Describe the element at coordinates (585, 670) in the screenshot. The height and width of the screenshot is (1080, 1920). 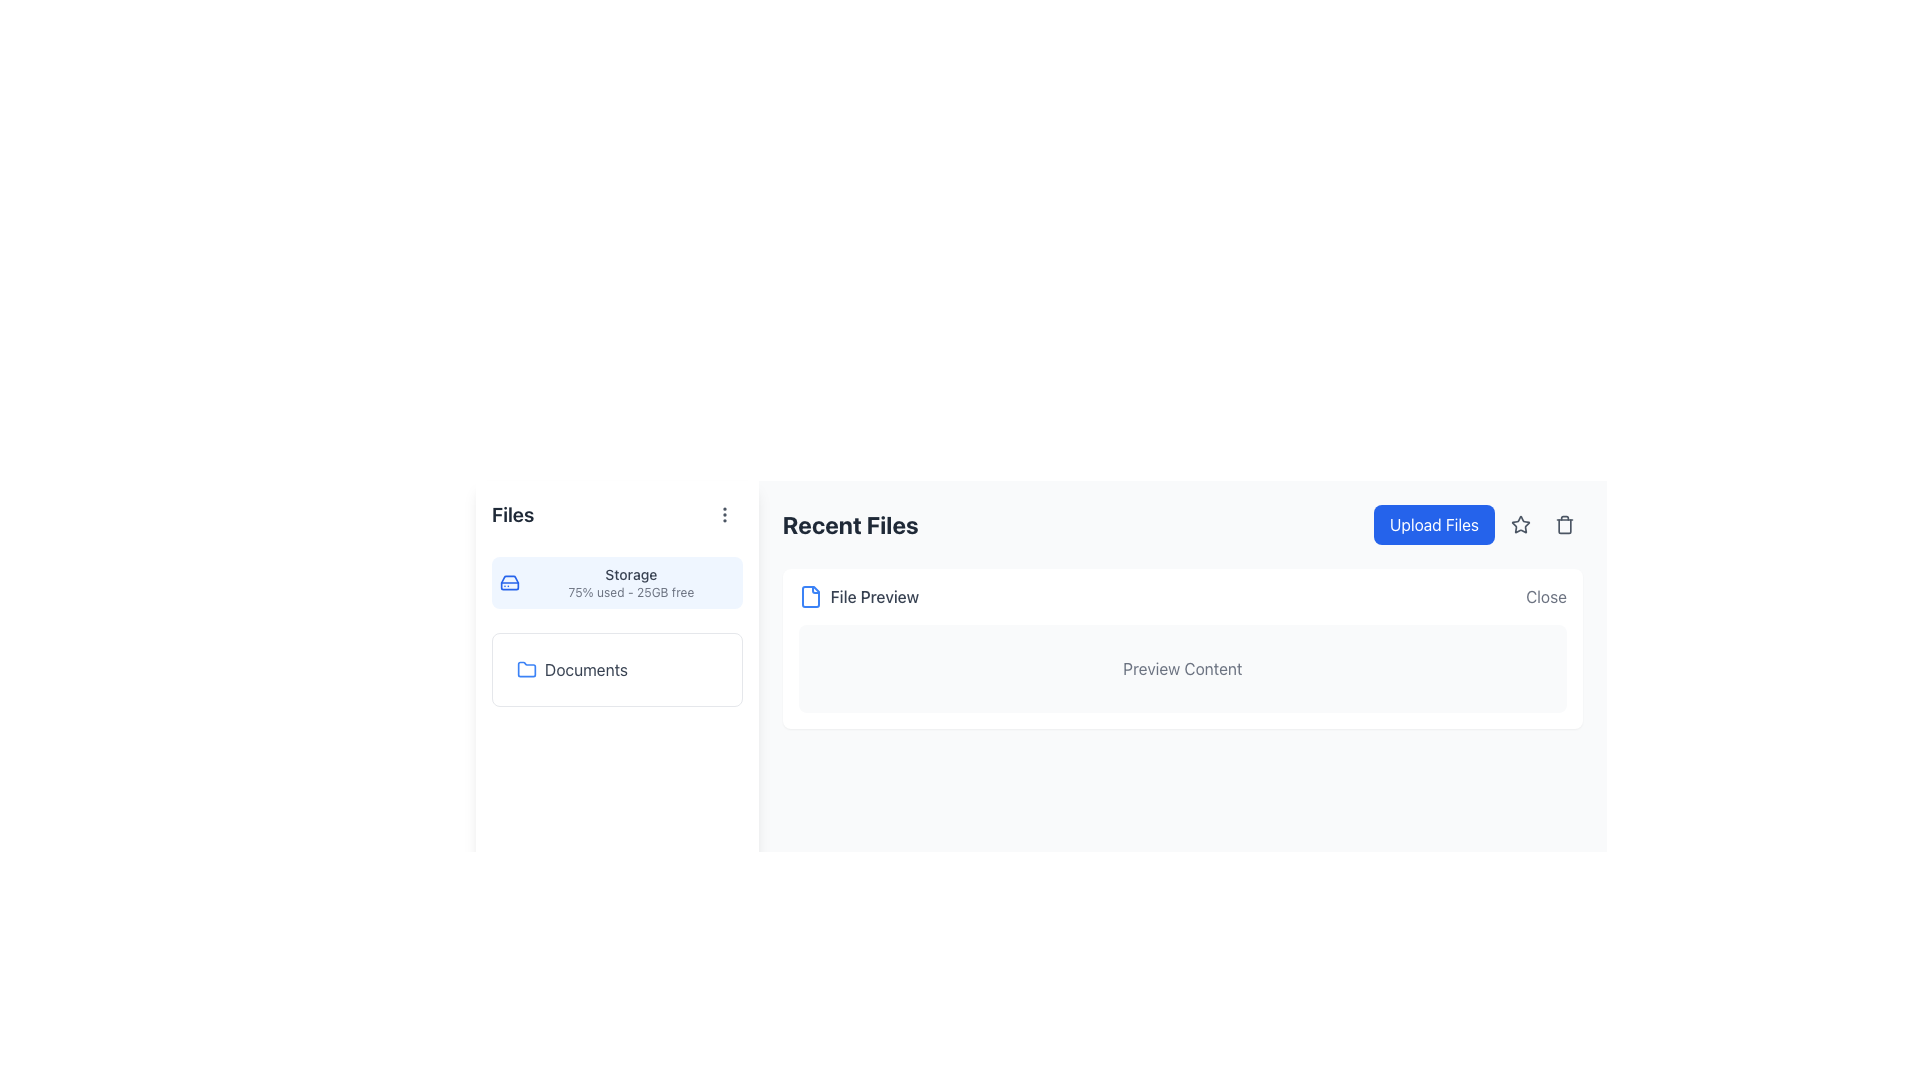
I see `the static text label displaying 'Documents' in gray color, located in the left panel under the 'Storage' section` at that location.